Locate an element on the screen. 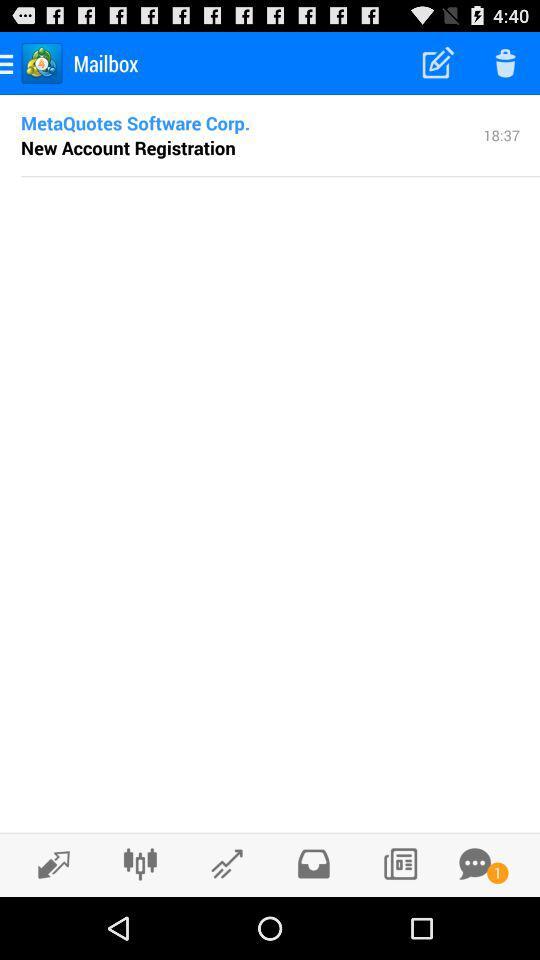  the item to the left of 18:37 is located at coordinates (128, 146).